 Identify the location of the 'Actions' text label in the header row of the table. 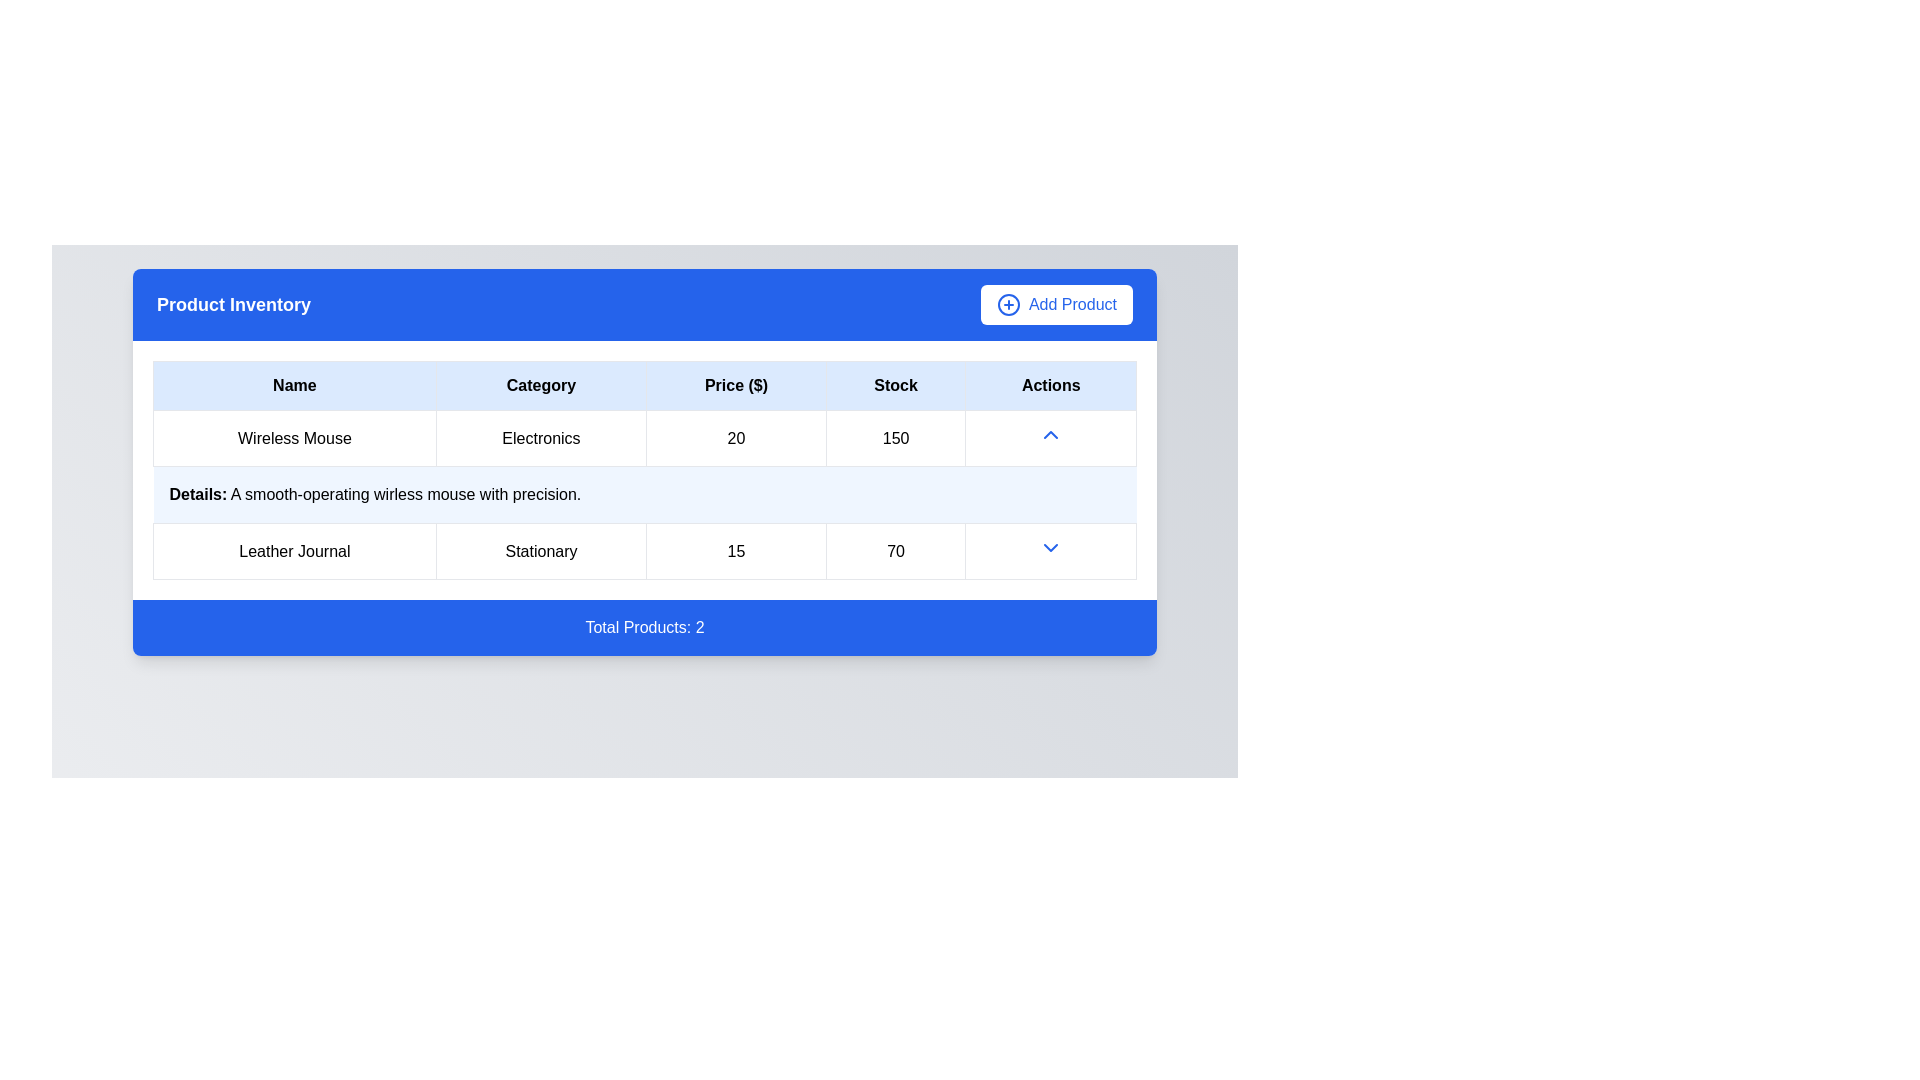
(1050, 385).